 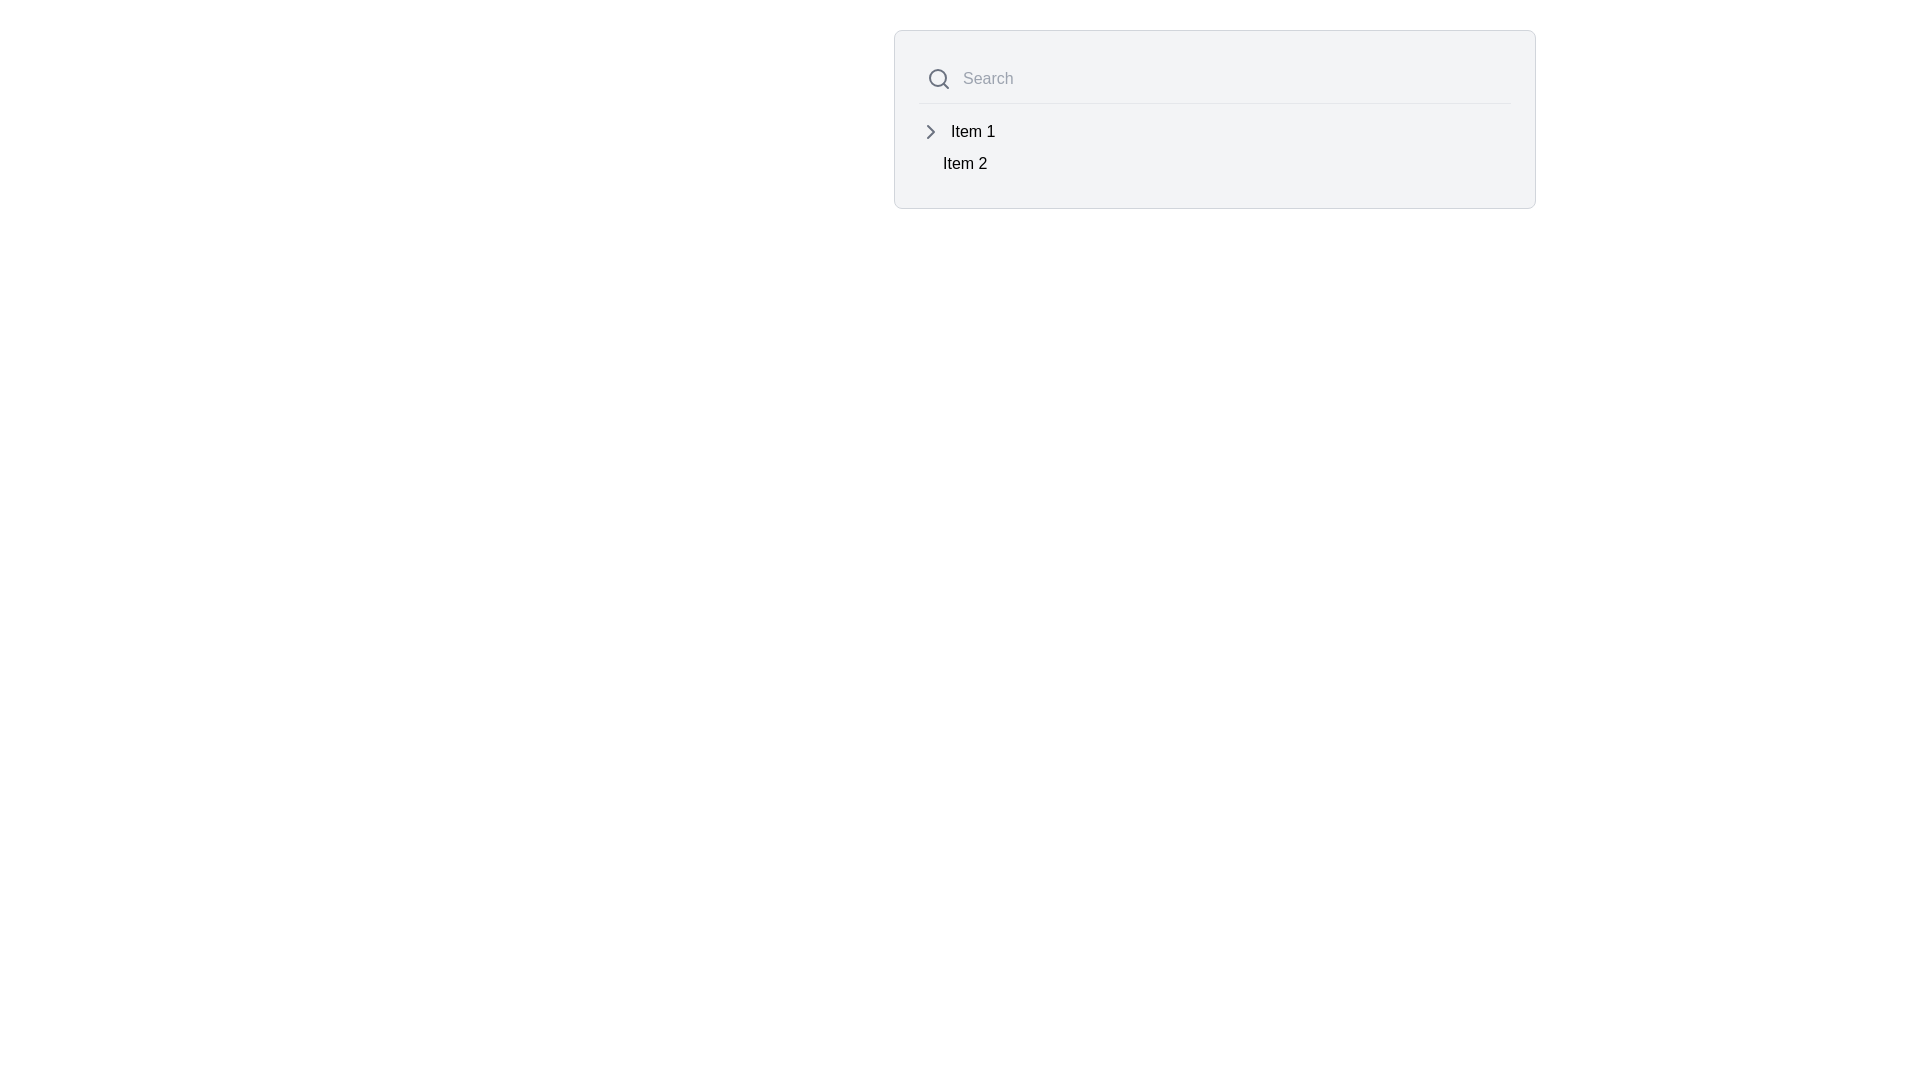 What do you see at coordinates (936, 76) in the screenshot?
I see `the SVG Circle Graphic that is part of the search icon, located beside the 'Search' text in the top-left corner of the UI card` at bounding box center [936, 76].